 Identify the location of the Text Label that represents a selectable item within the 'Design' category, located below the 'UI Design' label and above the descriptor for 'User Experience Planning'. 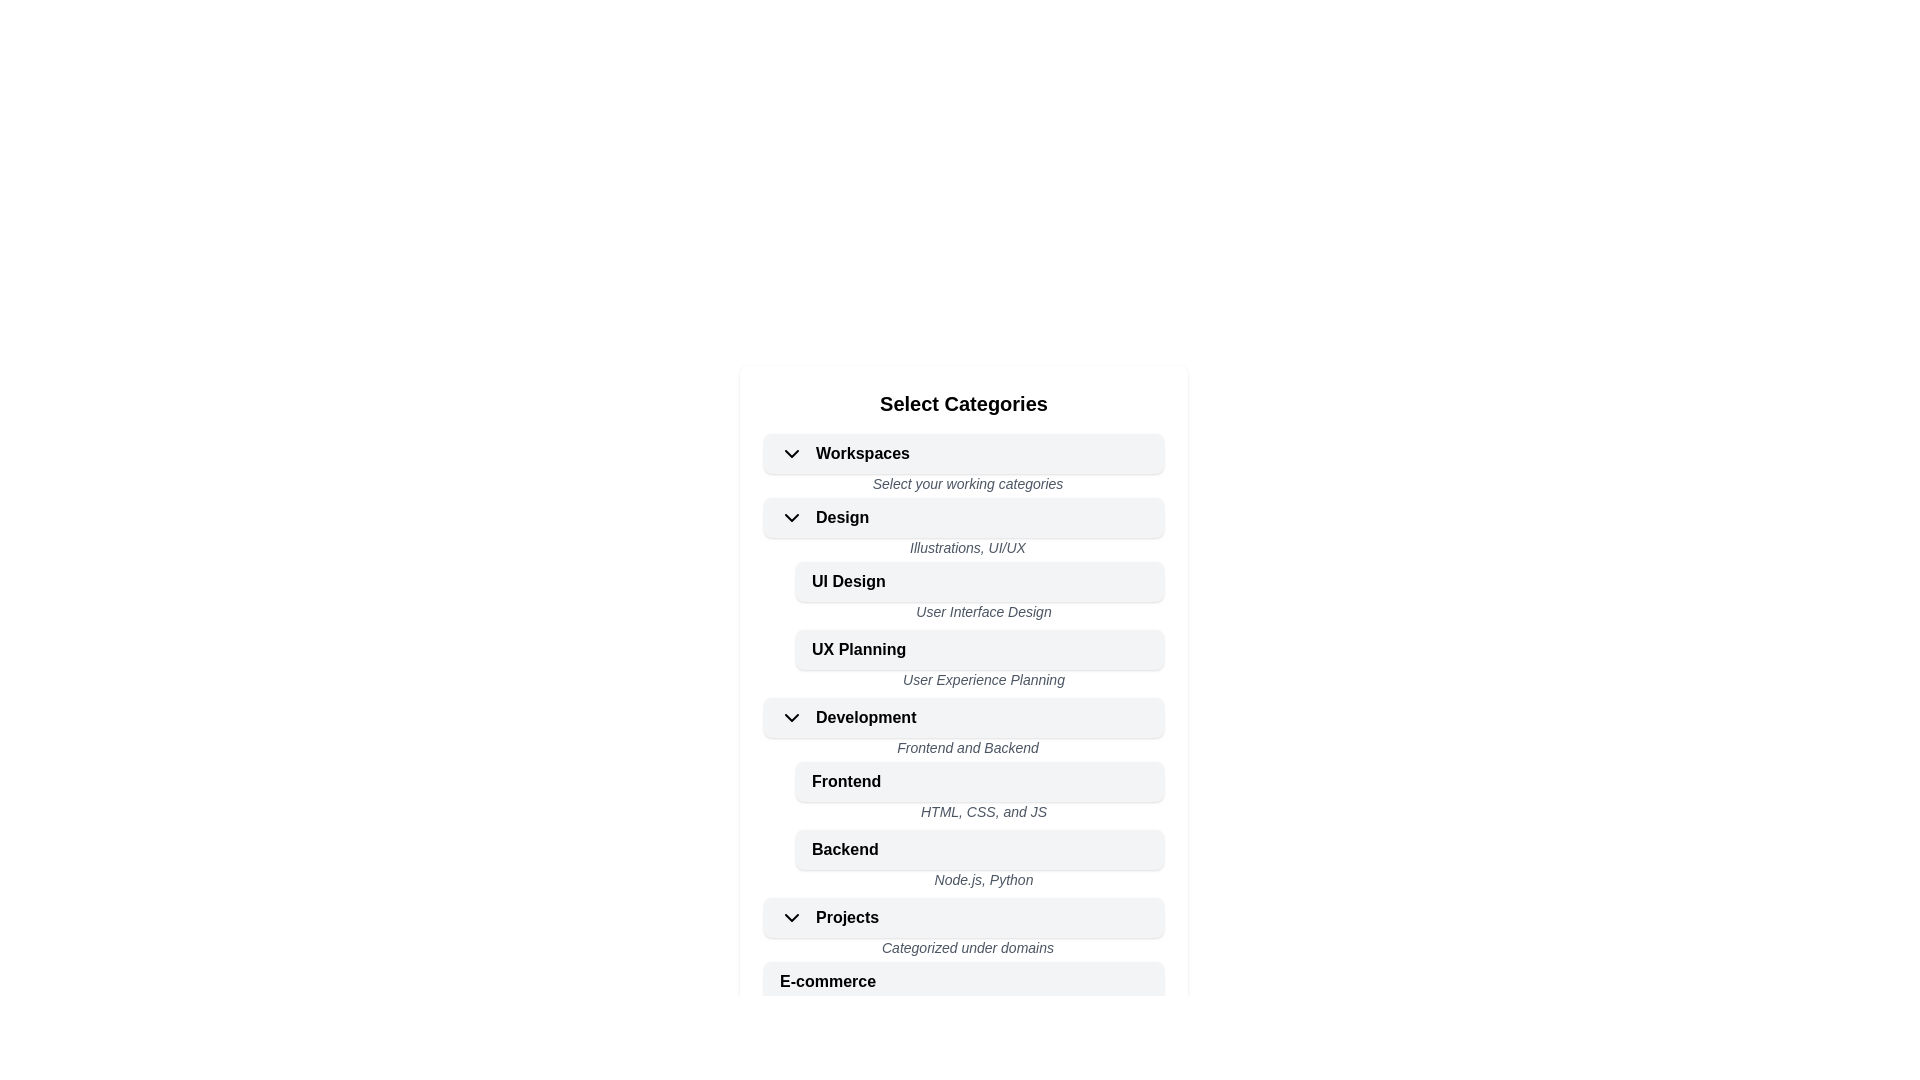
(859, 650).